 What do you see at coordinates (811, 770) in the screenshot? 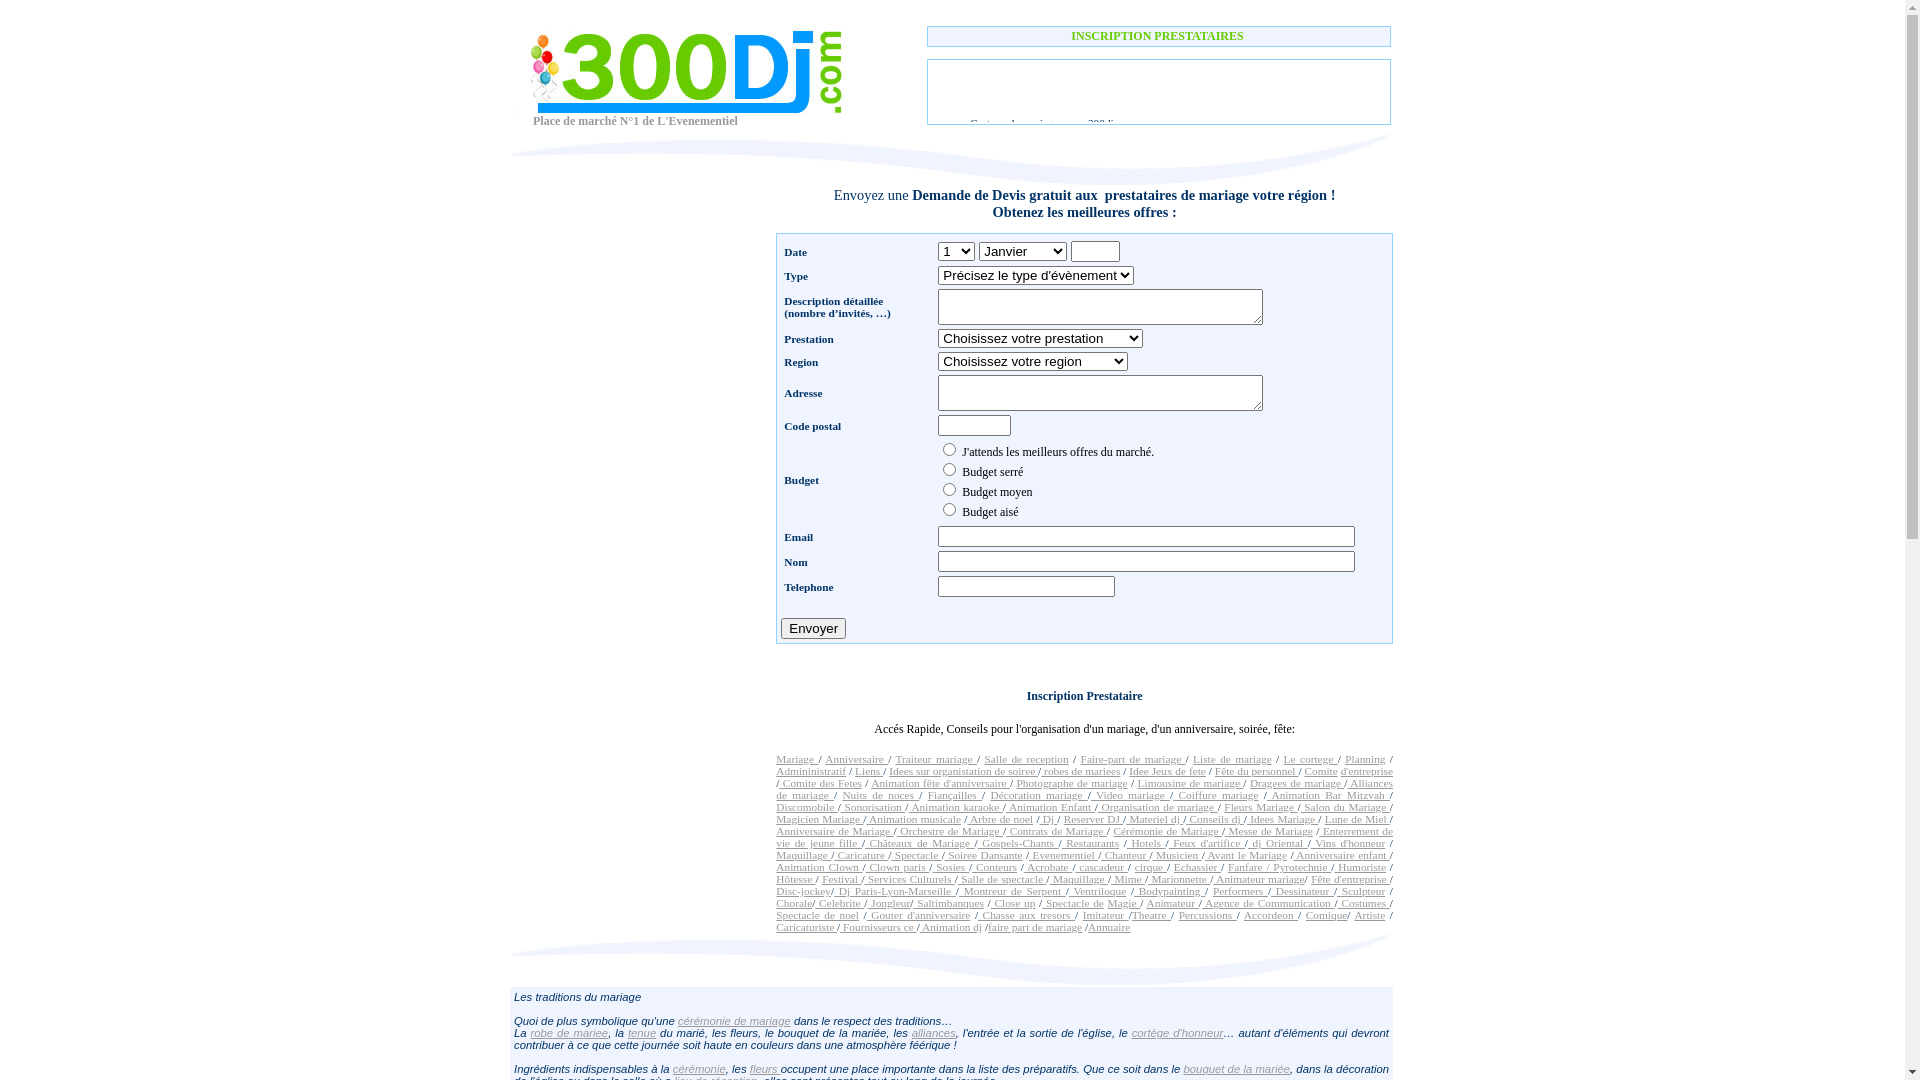
I see `'Admininistratif'` at bounding box center [811, 770].